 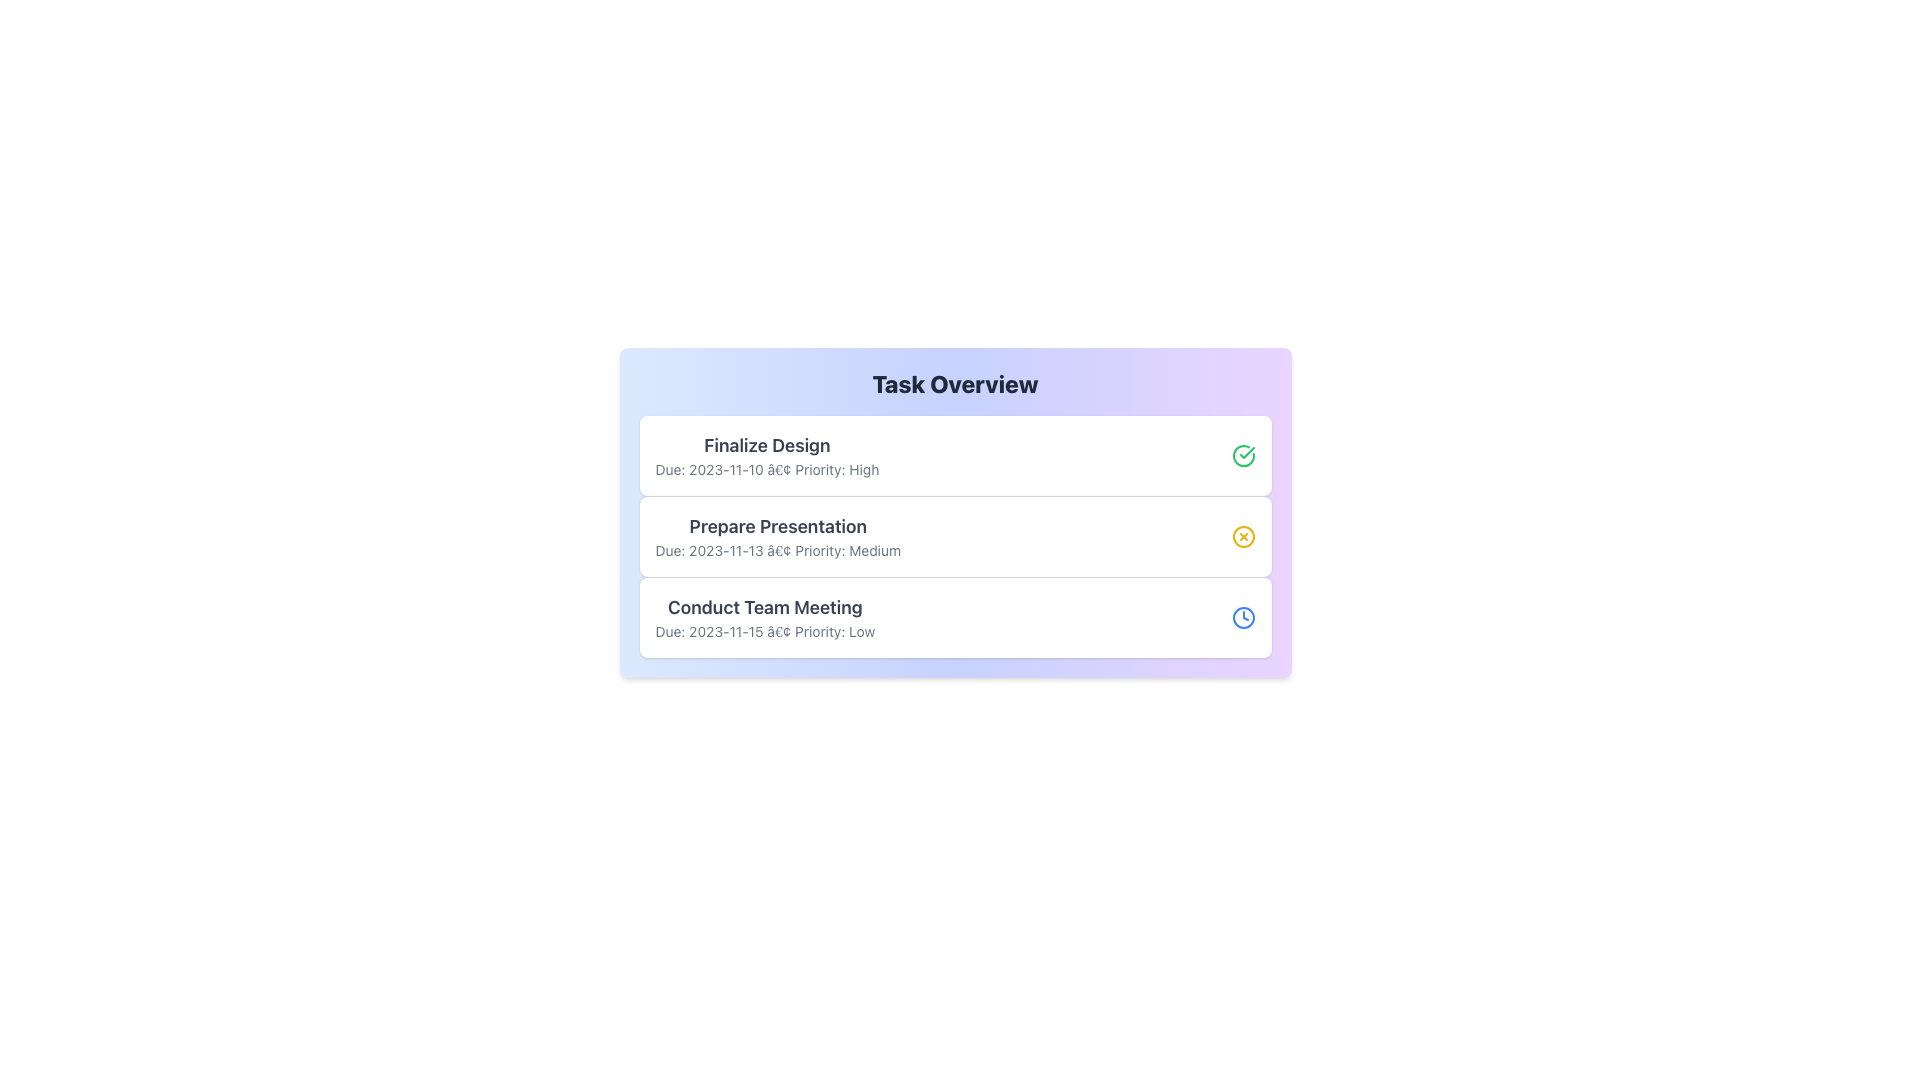 What do you see at coordinates (954, 512) in the screenshot?
I see `the second task card in the task list, which has a gradient background and is titled 'Task Overview', to interact with the tasks` at bounding box center [954, 512].